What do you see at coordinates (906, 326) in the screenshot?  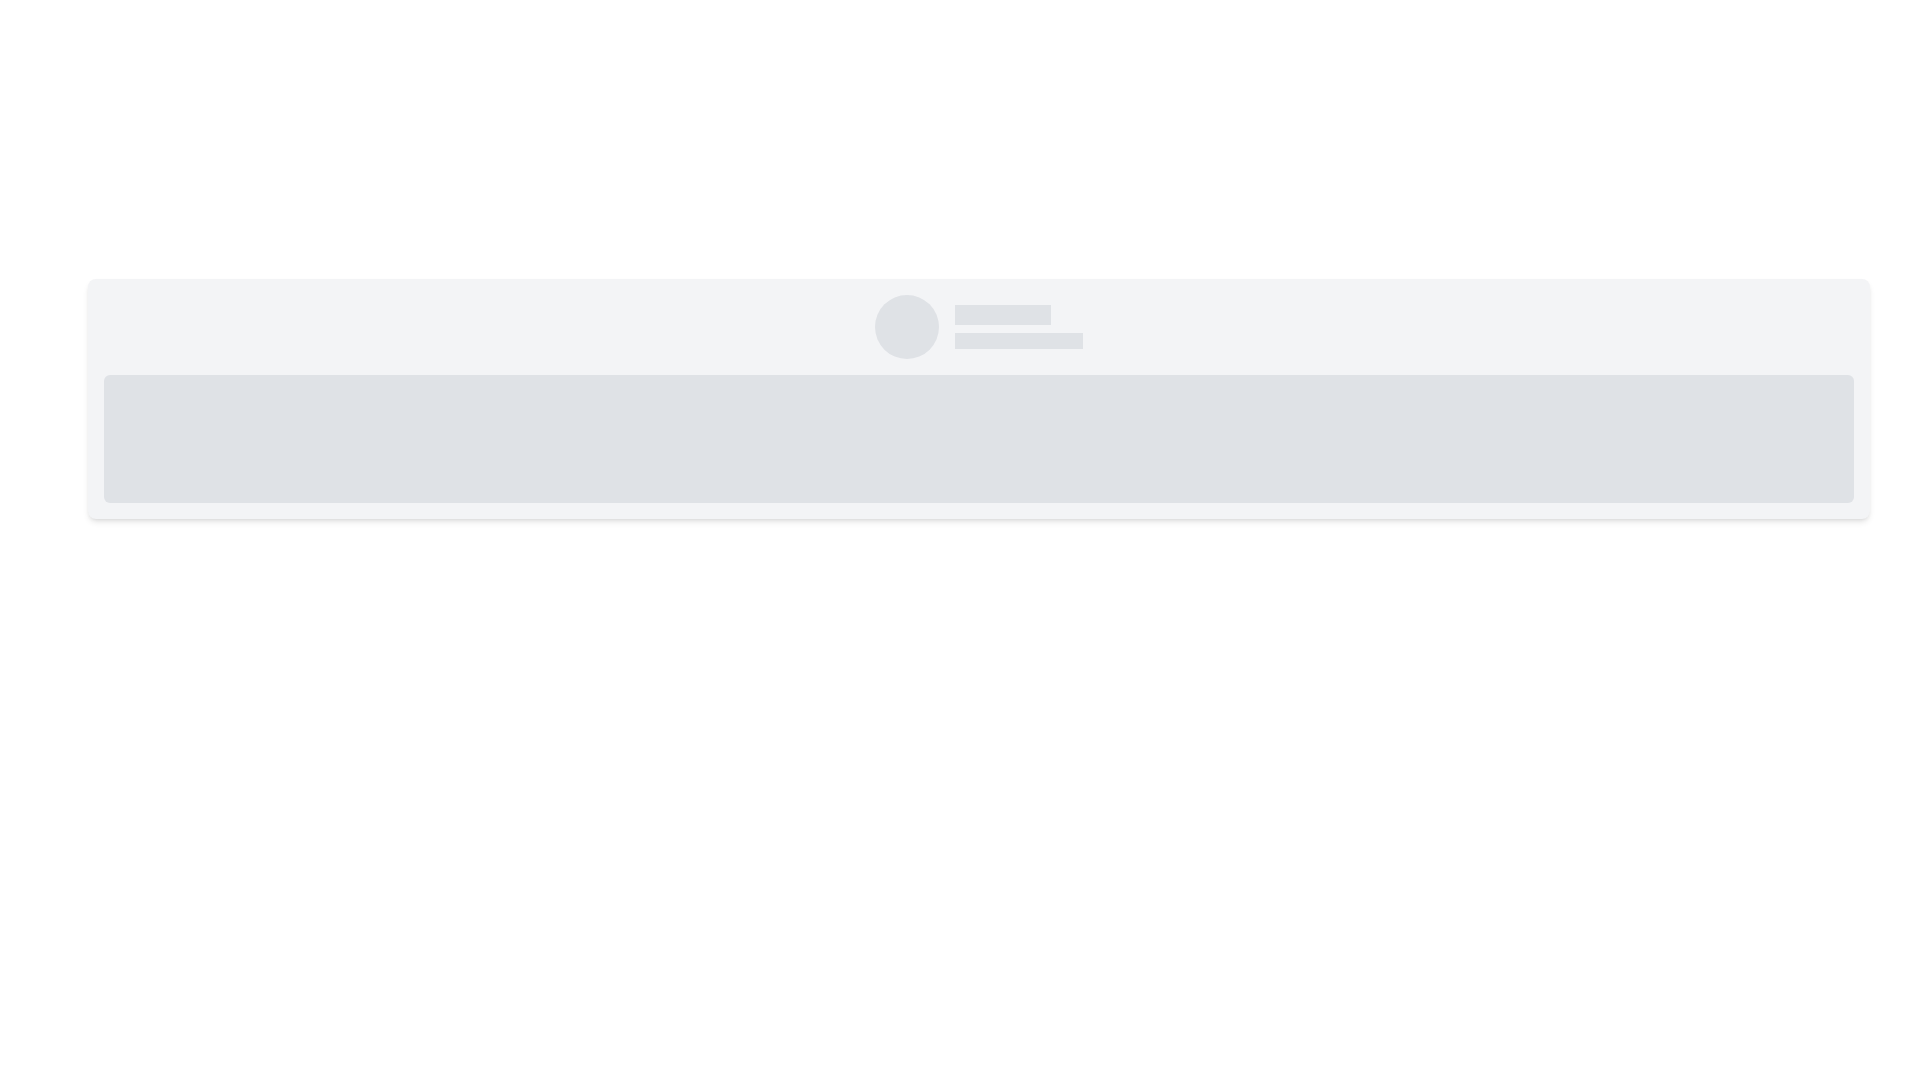 I see `the circular UI placeholder with a gray background, positioned at the left side of a group of rectangular elements` at bounding box center [906, 326].